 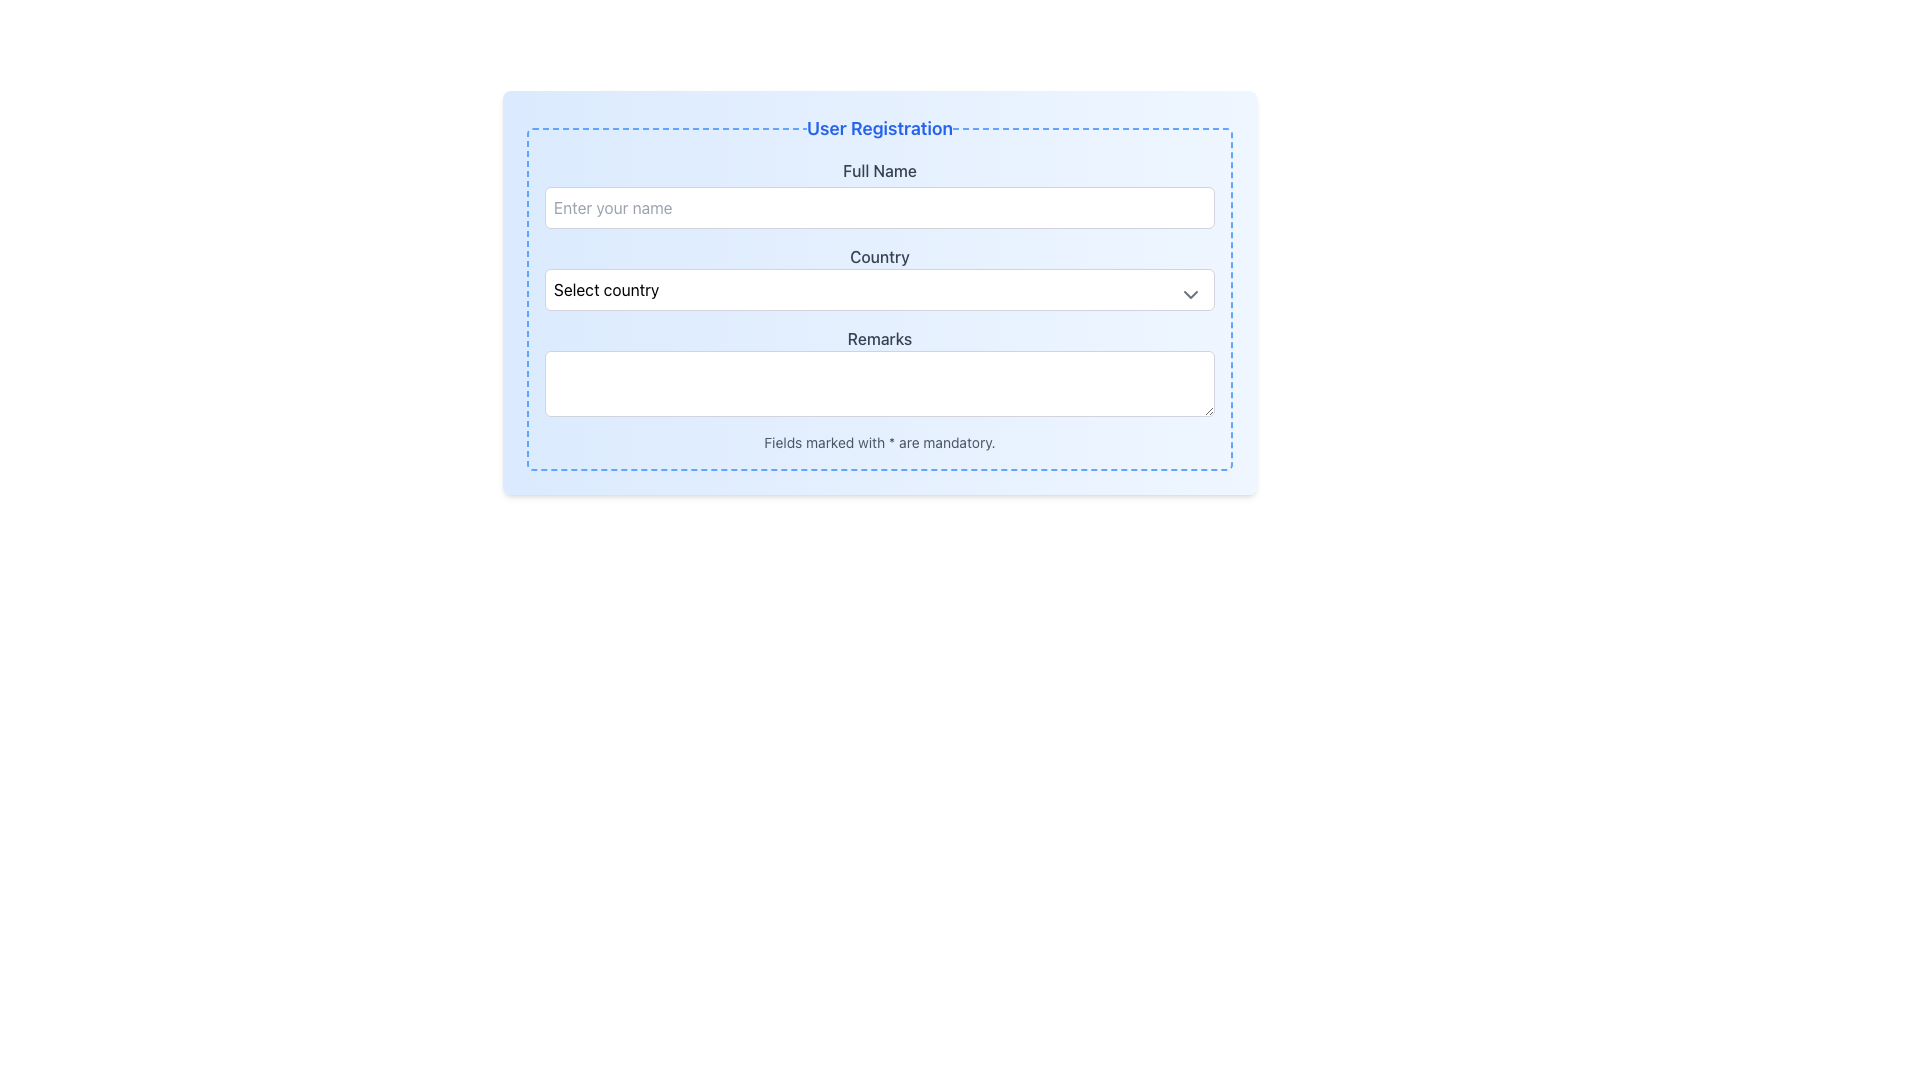 What do you see at coordinates (879, 256) in the screenshot?
I see `the label indicating the purpose of the dropdown menu for selecting a country, which is located in the center of the registration form above the dropdown` at bounding box center [879, 256].